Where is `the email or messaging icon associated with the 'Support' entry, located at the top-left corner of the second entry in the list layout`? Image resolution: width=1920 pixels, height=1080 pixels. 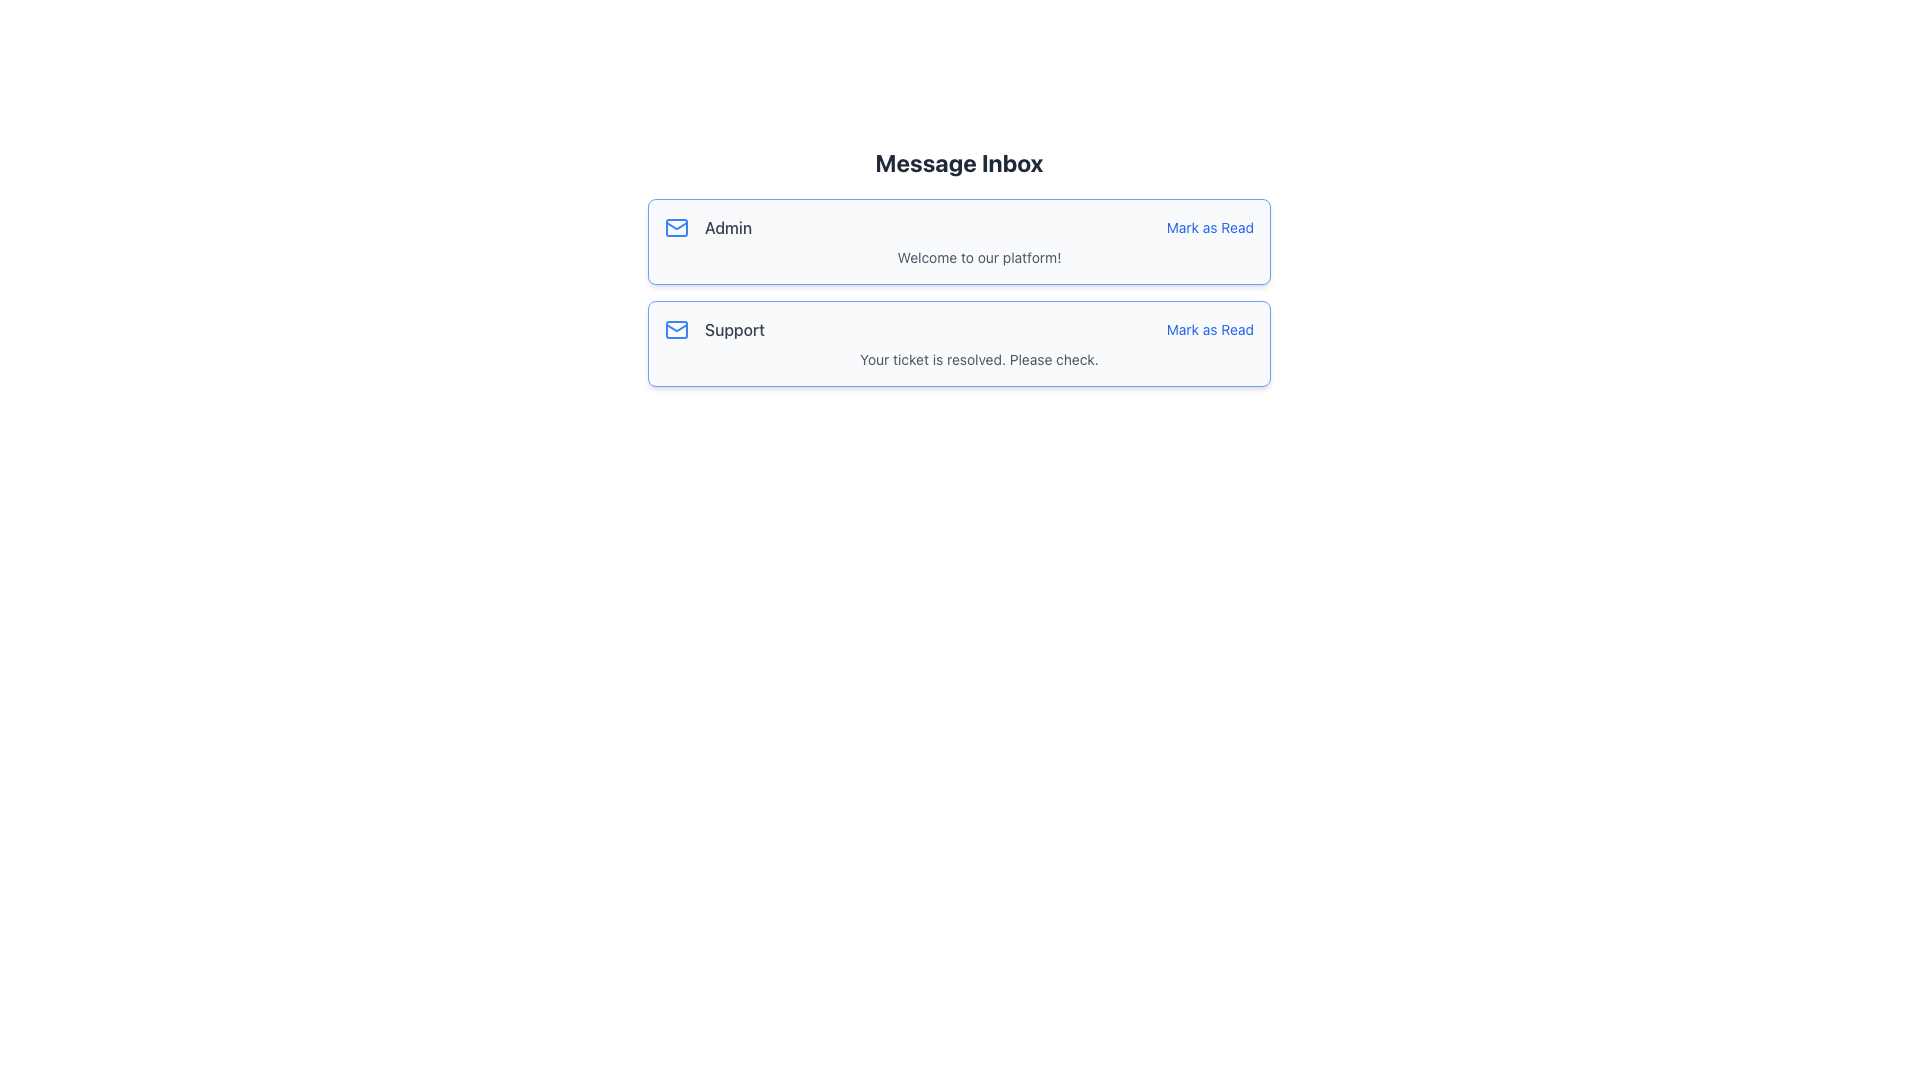 the email or messaging icon associated with the 'Support' entry, located at the top-left corner of the second entry in the list layout is located at coordinates (676, 329).